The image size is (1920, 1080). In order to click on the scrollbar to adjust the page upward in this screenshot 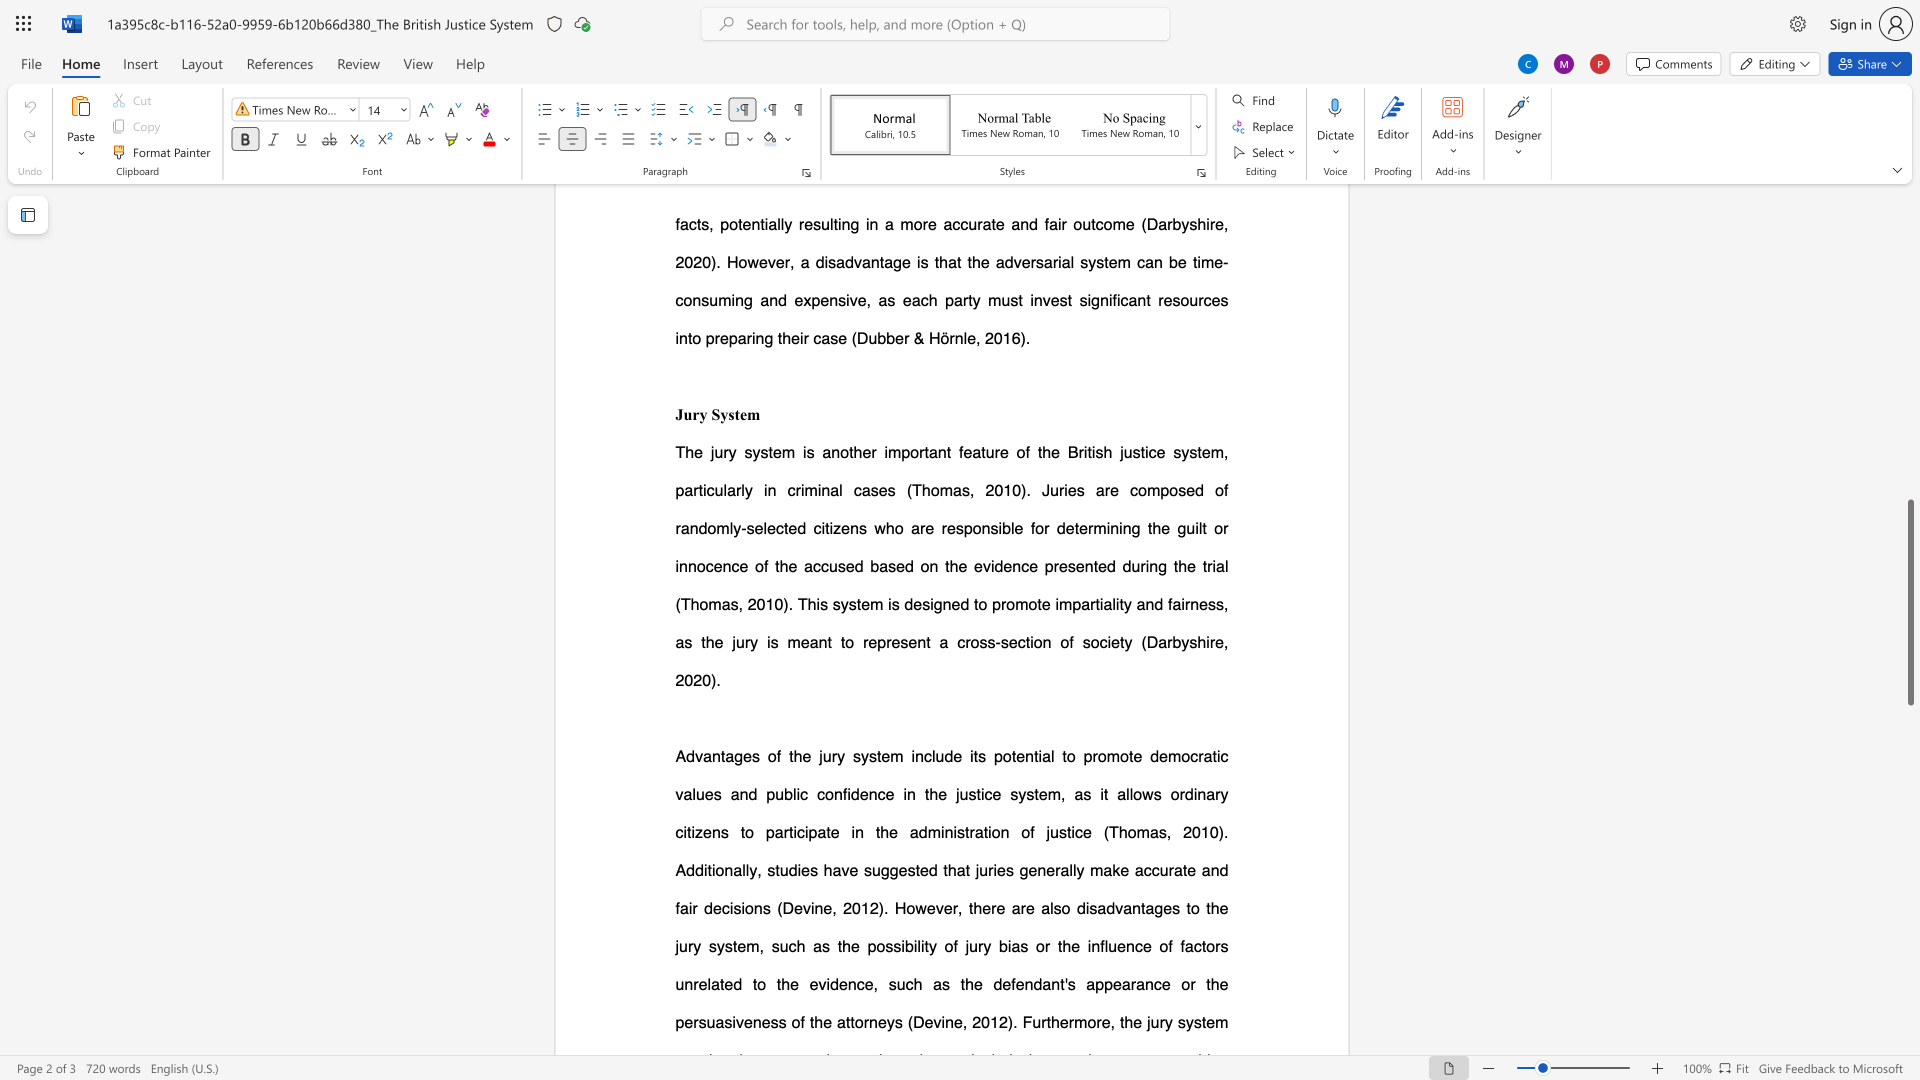, I will do `click(1909, 380)`.